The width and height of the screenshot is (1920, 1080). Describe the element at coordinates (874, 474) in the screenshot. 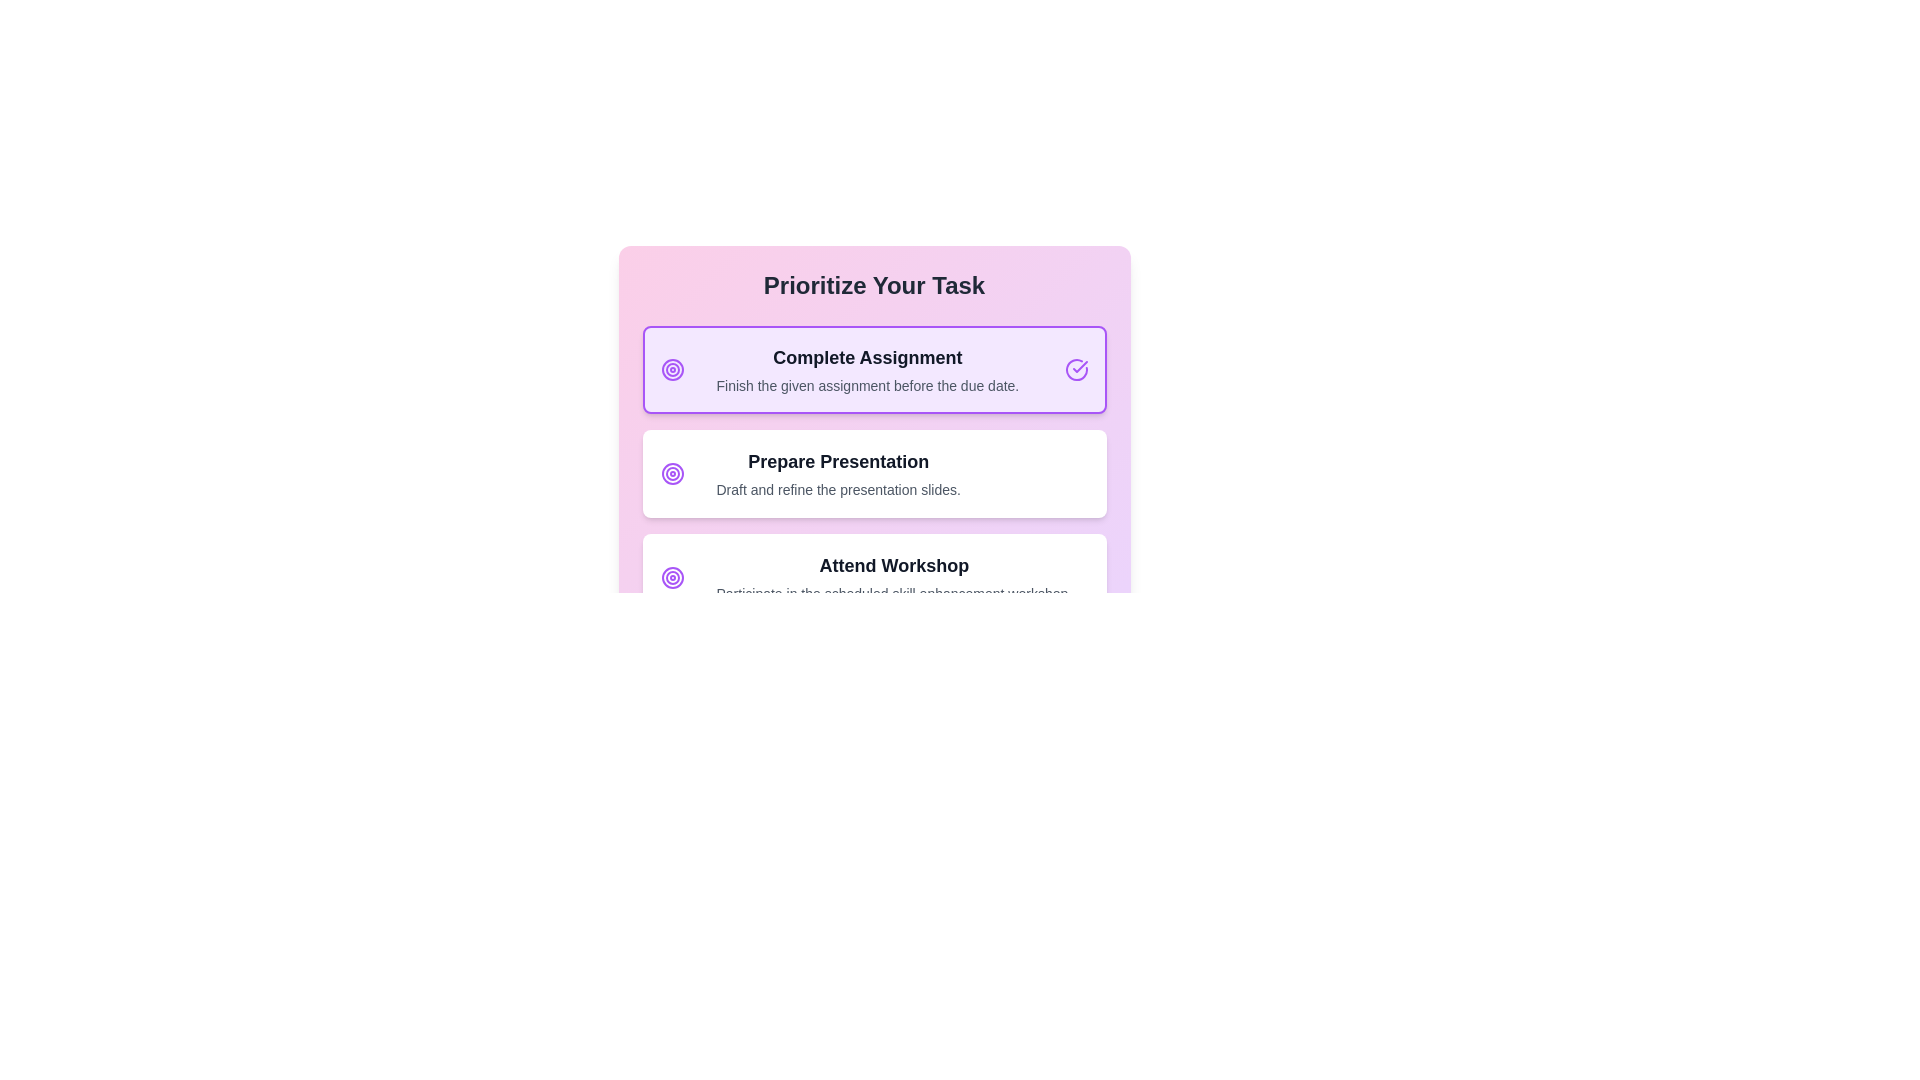

I see `text in the task card titled 'Prepare Presentation', which has a white background, rounded corners, and contains a description below the heading` at that location.